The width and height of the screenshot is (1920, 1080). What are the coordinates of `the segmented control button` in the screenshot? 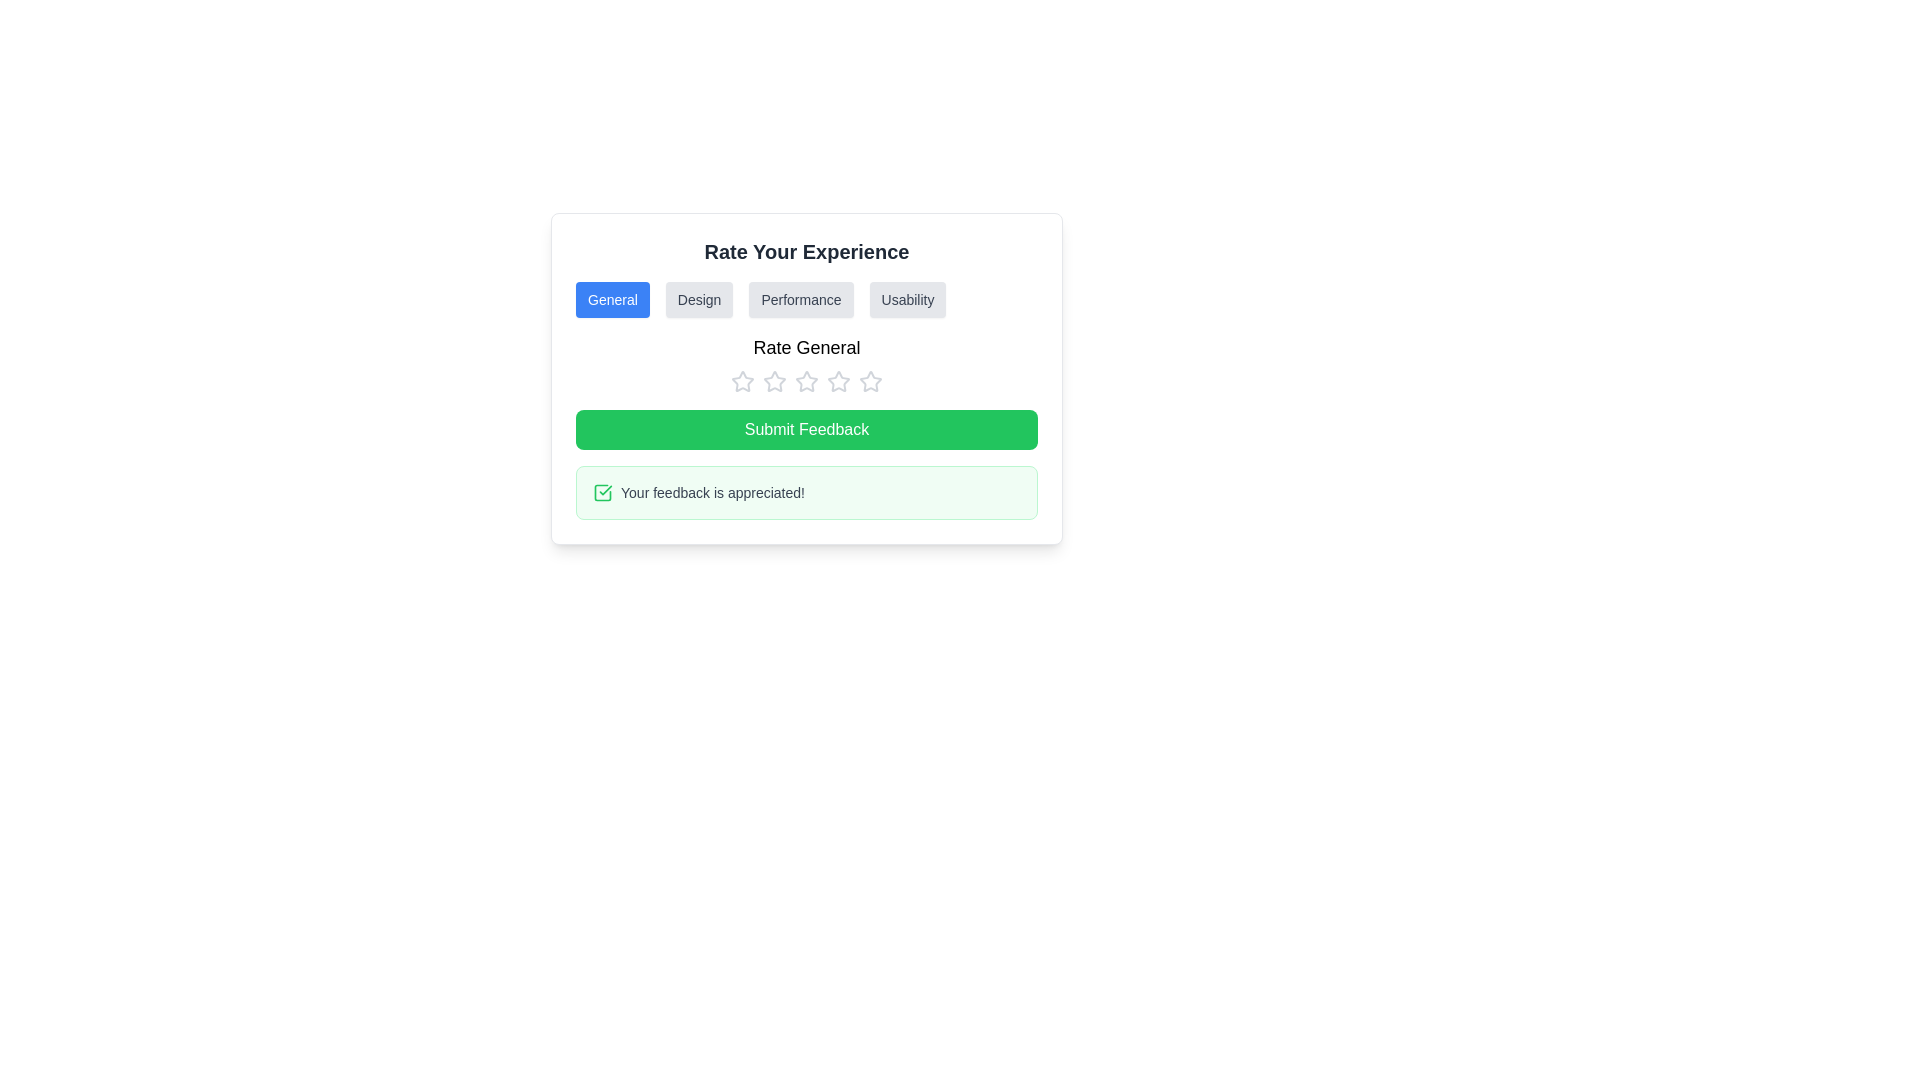 It's located at (806, 300).